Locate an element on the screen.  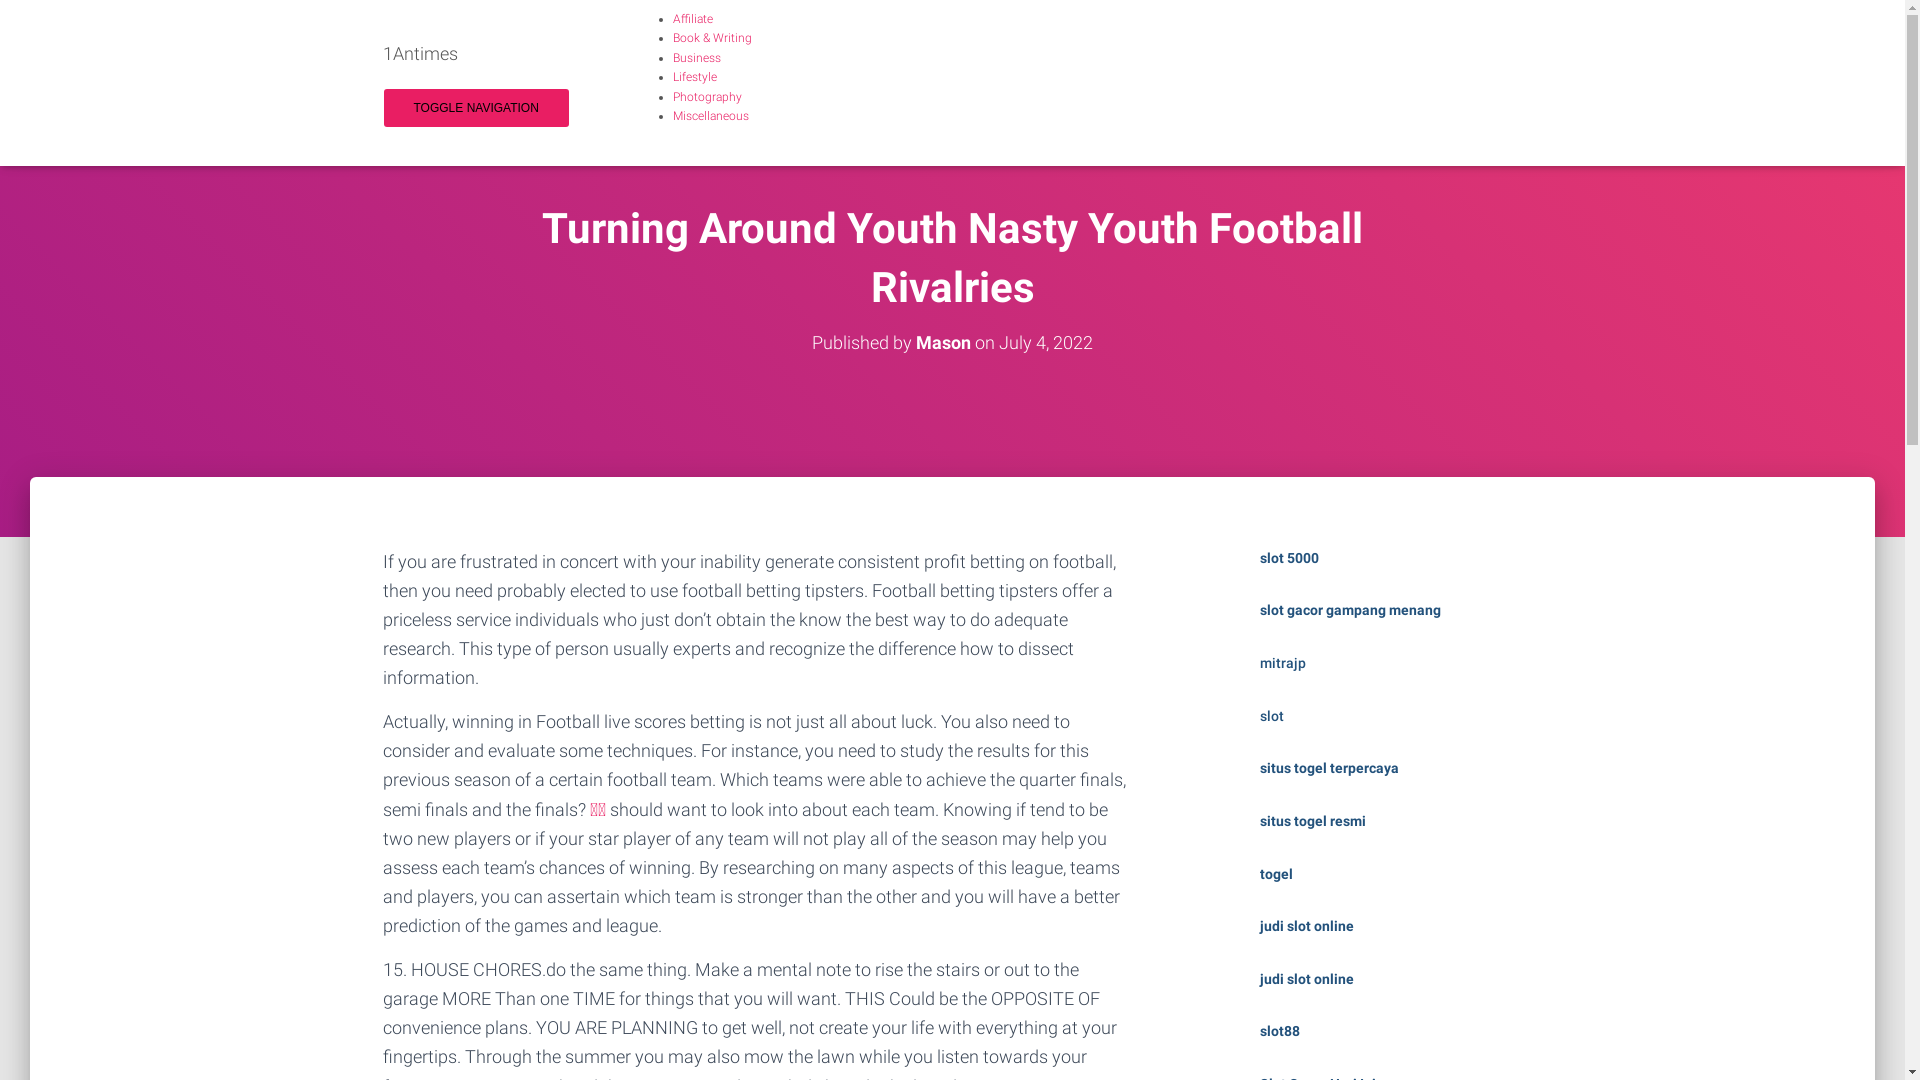
'togel' is located at coordinates (1275, 873).